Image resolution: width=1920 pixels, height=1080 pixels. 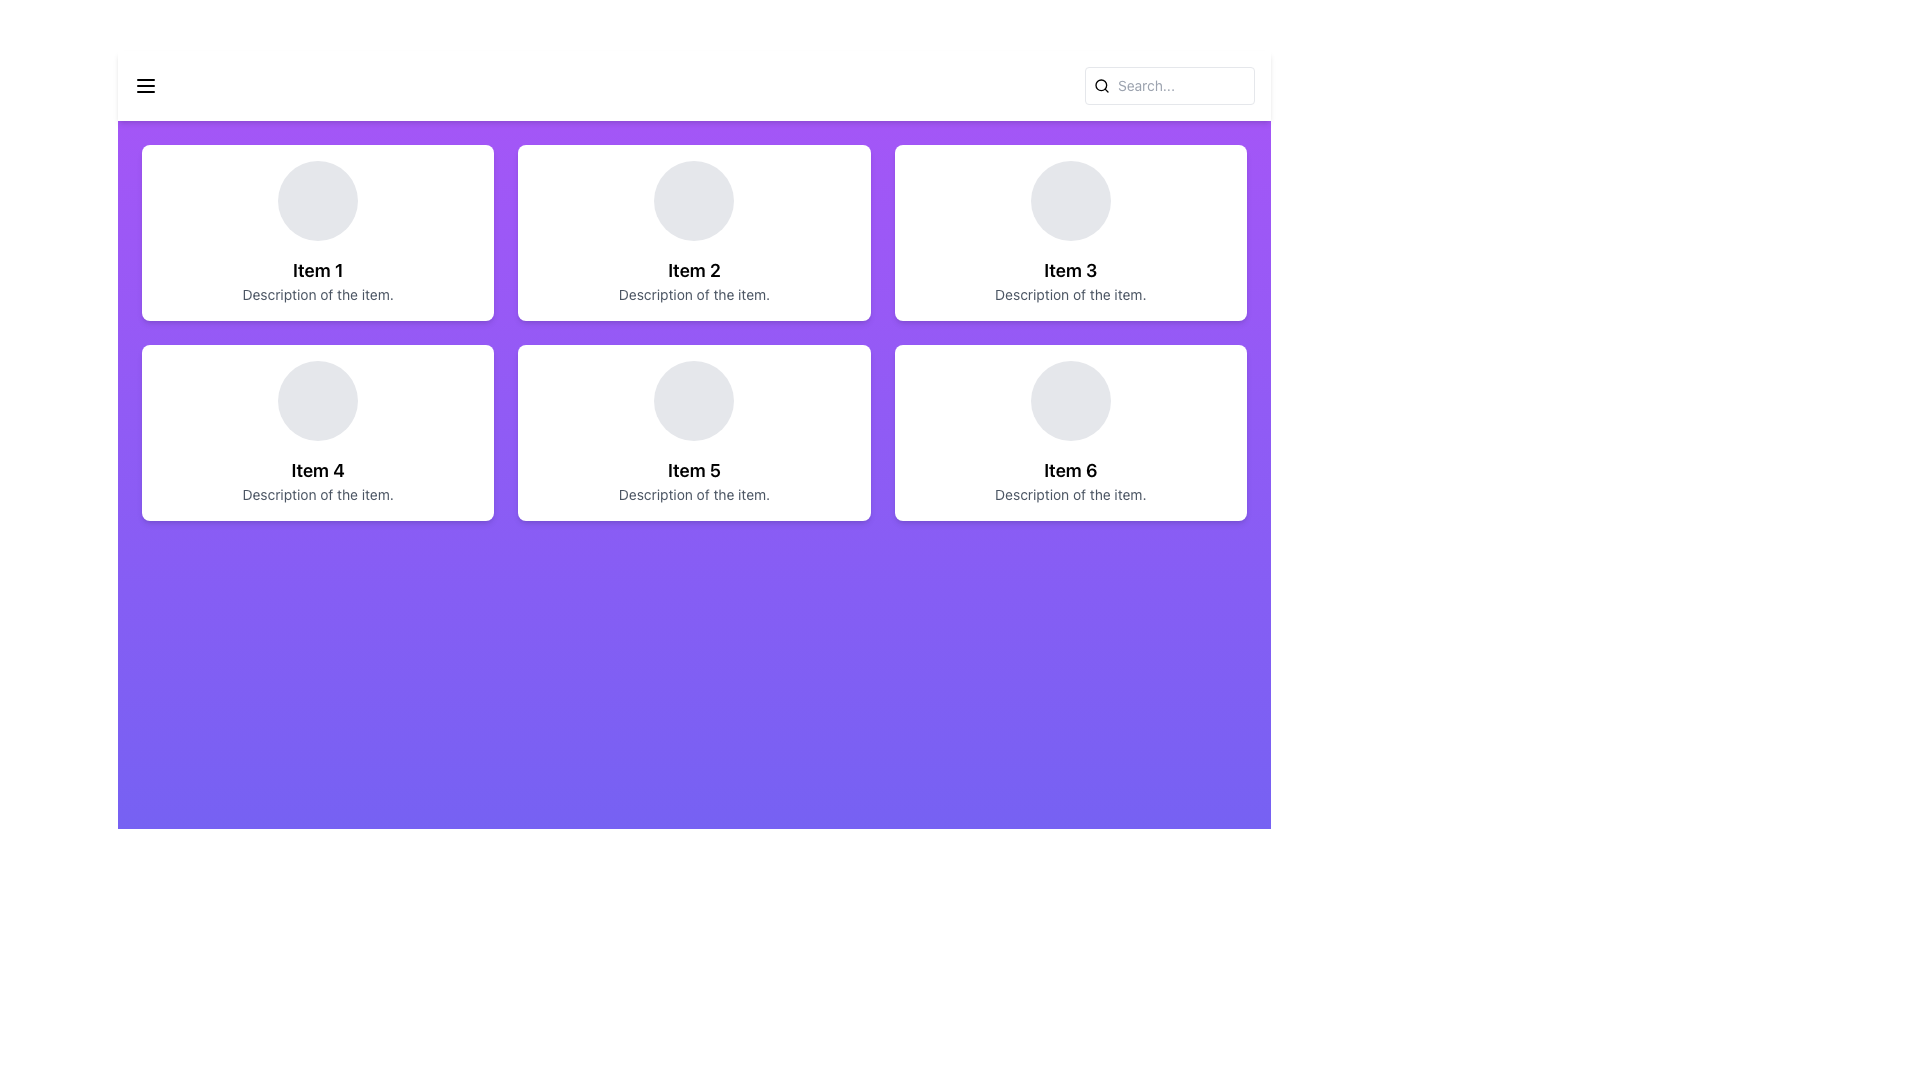 What do you see at coordinates (1101, 84) in the screenshot?
I see `the search icon represented by a magnifying glass outline, located near the left edge of the search bar labeled 'Search...'` at bounding box center [1101, 84].